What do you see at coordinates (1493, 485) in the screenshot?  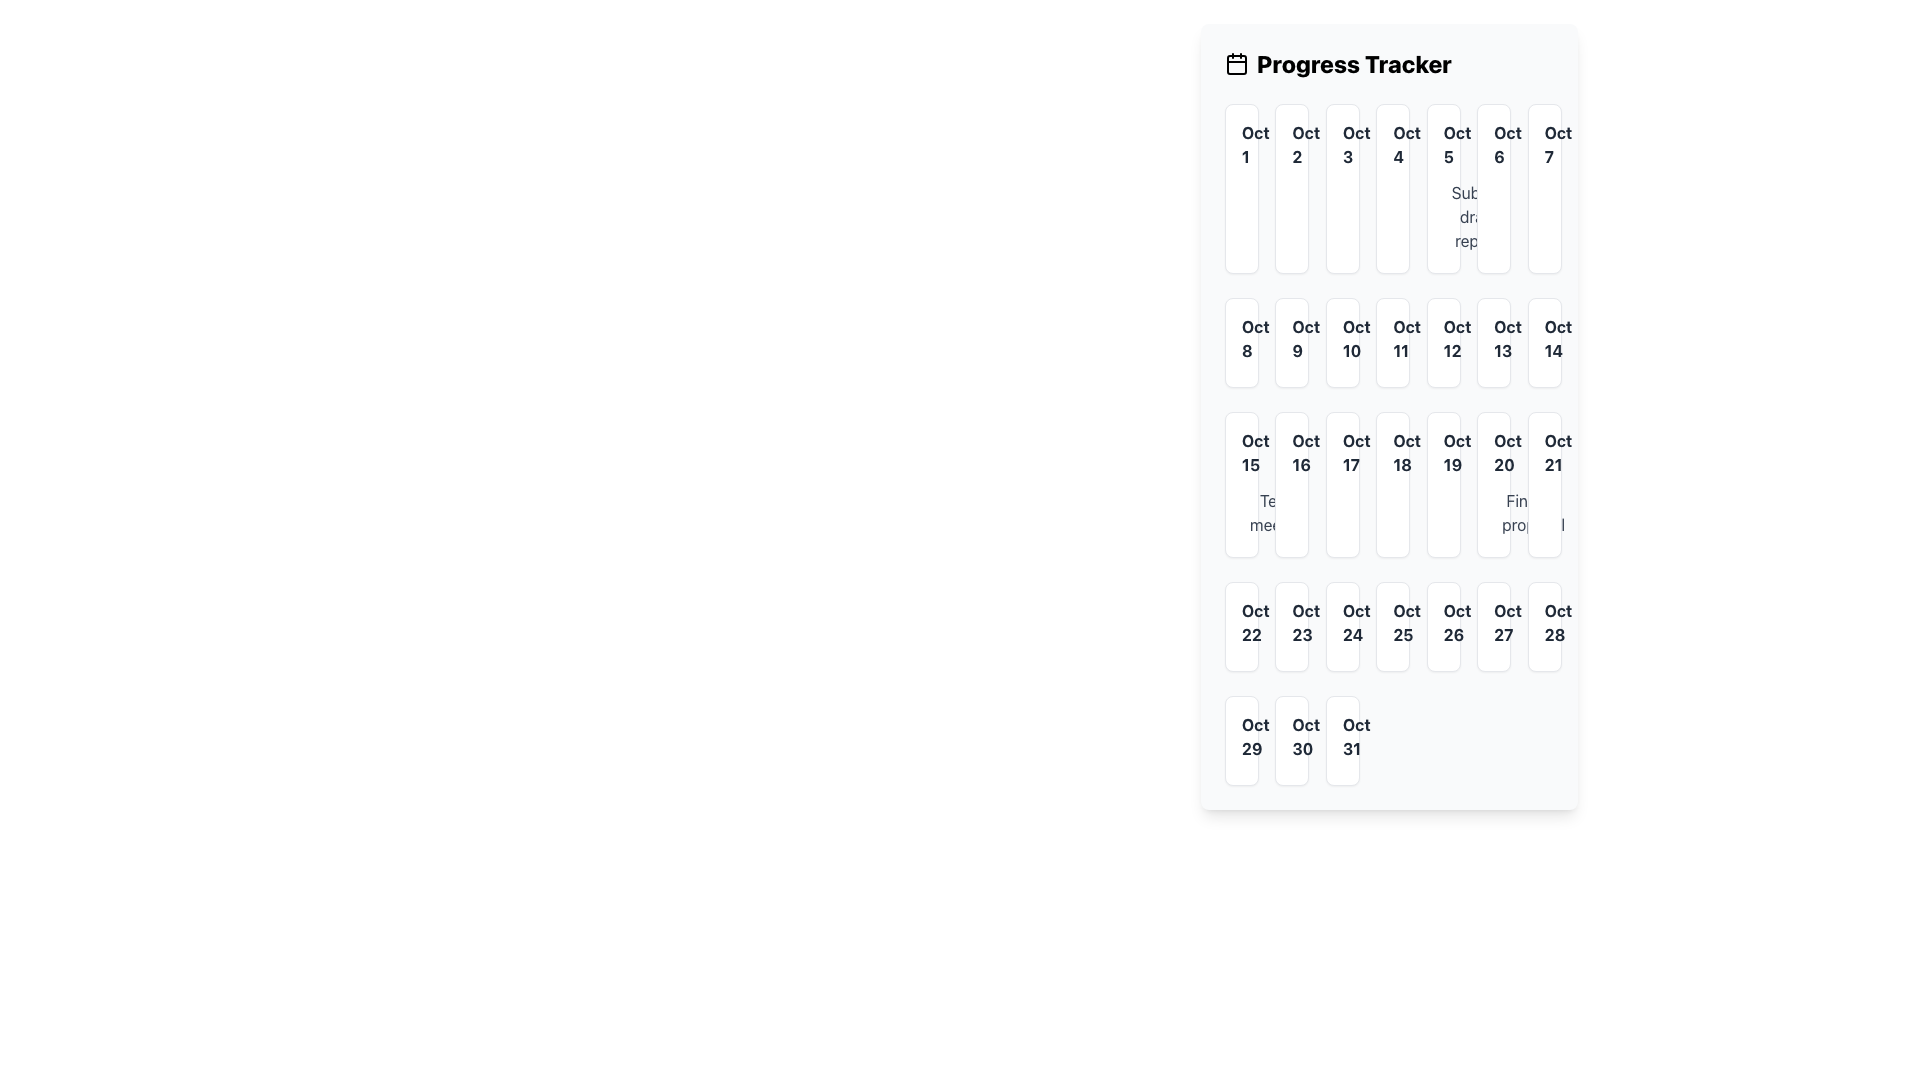 I see `associated events of the day tile component located in the sixth column of the fourth row of the calendar interface, under the date 'Oct 19'` at bounding box center [1493, 485].